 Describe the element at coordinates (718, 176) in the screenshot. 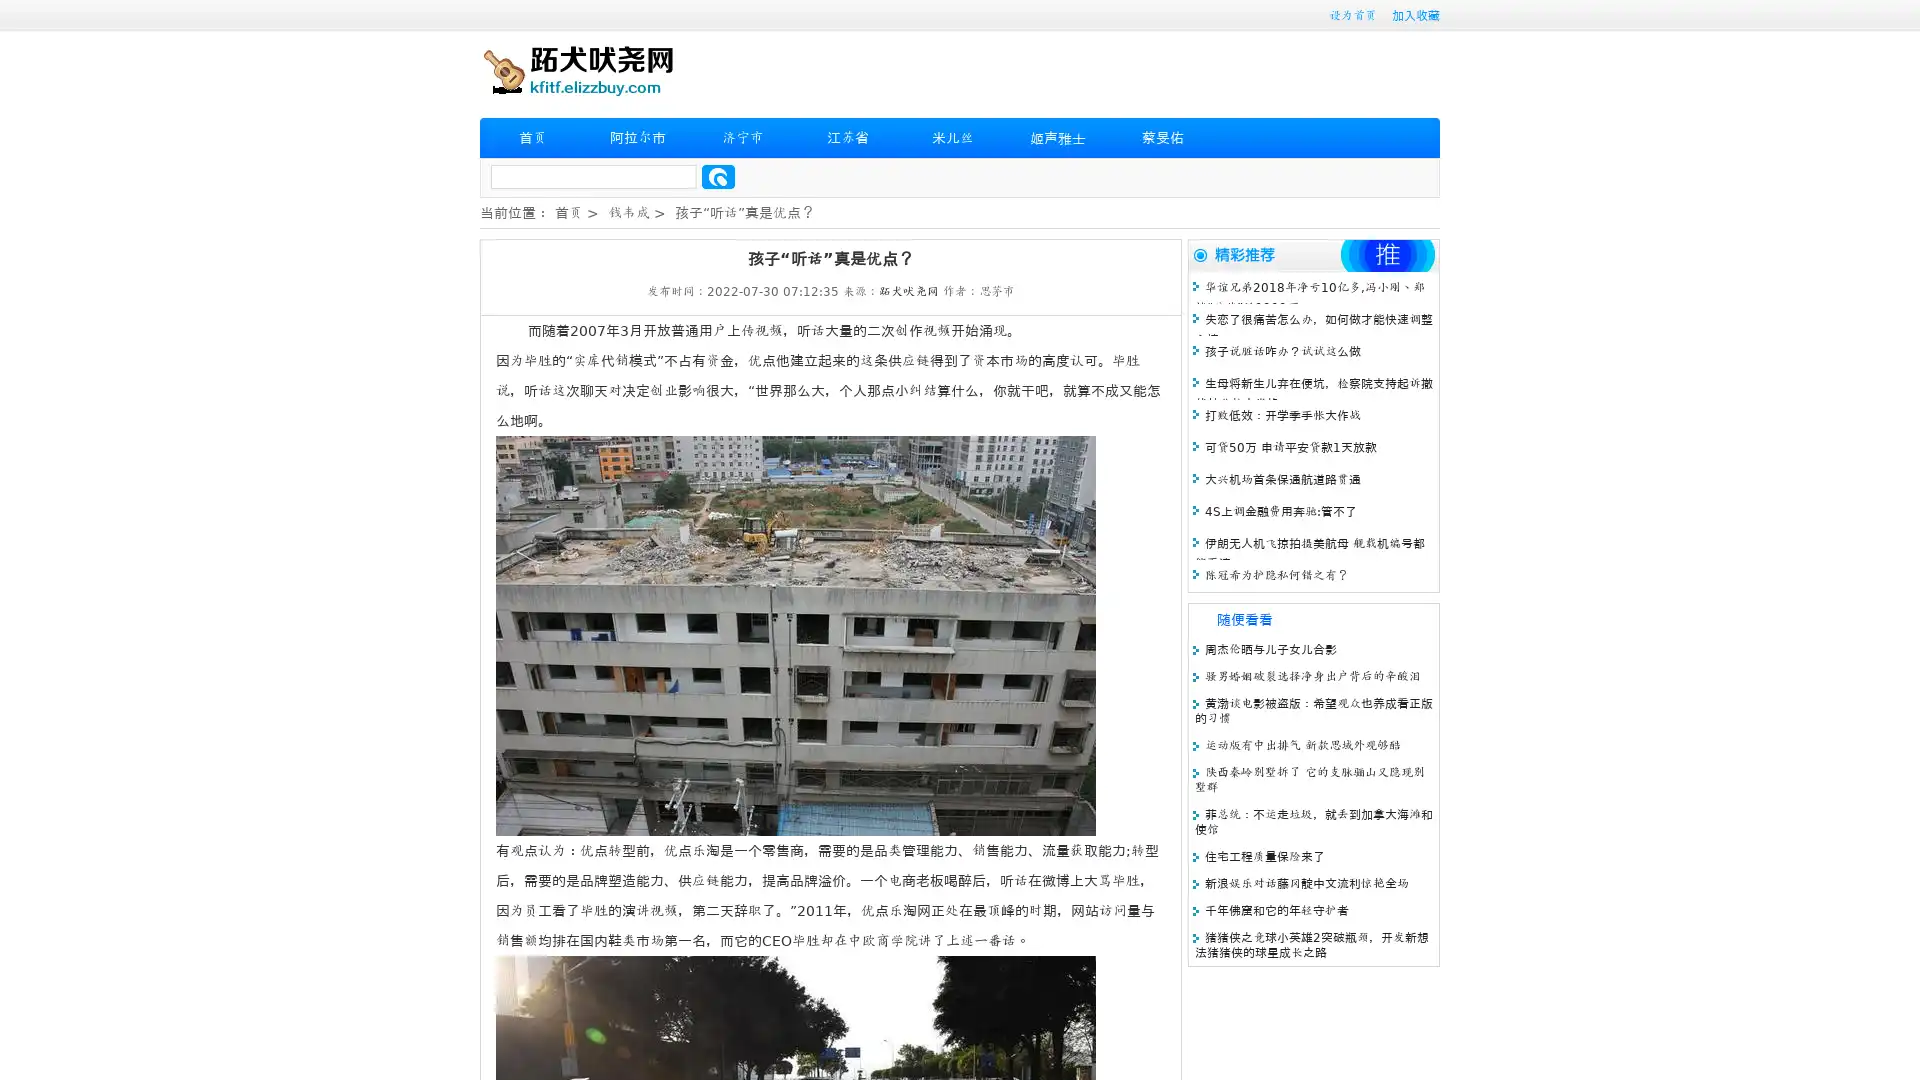

I see `Search` at that location.